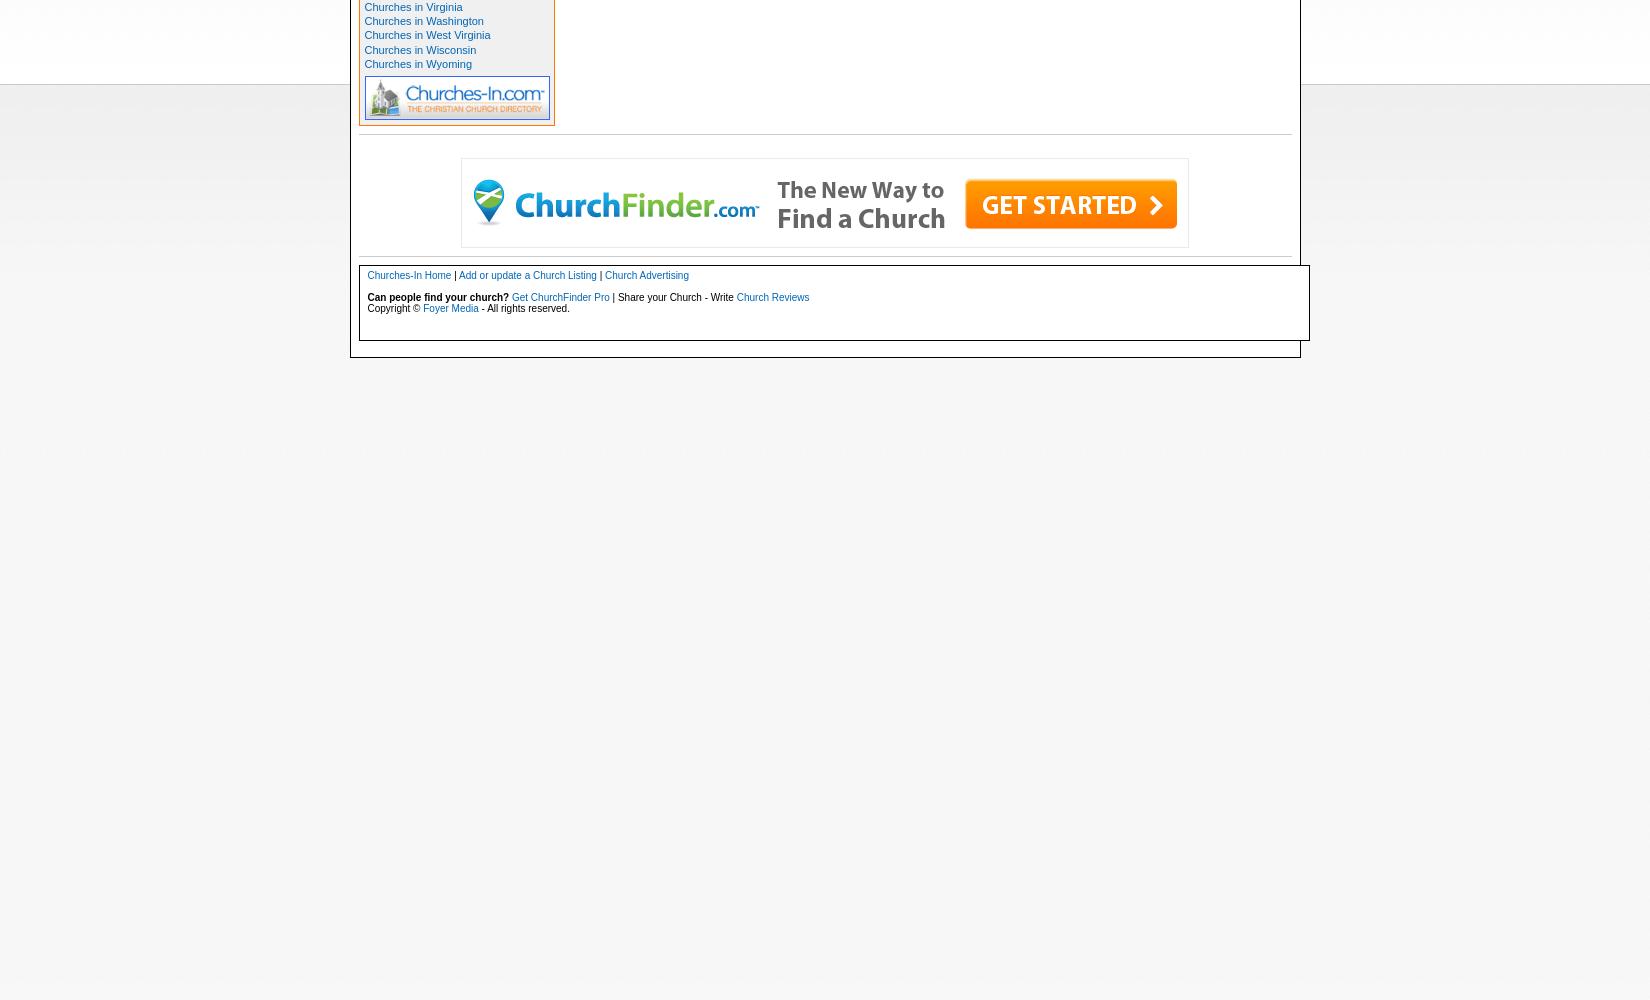 This screenshot has width=1650, height=1000. What do you see at coordinates (671, 296) in the screenshot?
I see `'|
                Share your Church - Write'` at bounding box center [671, 296].